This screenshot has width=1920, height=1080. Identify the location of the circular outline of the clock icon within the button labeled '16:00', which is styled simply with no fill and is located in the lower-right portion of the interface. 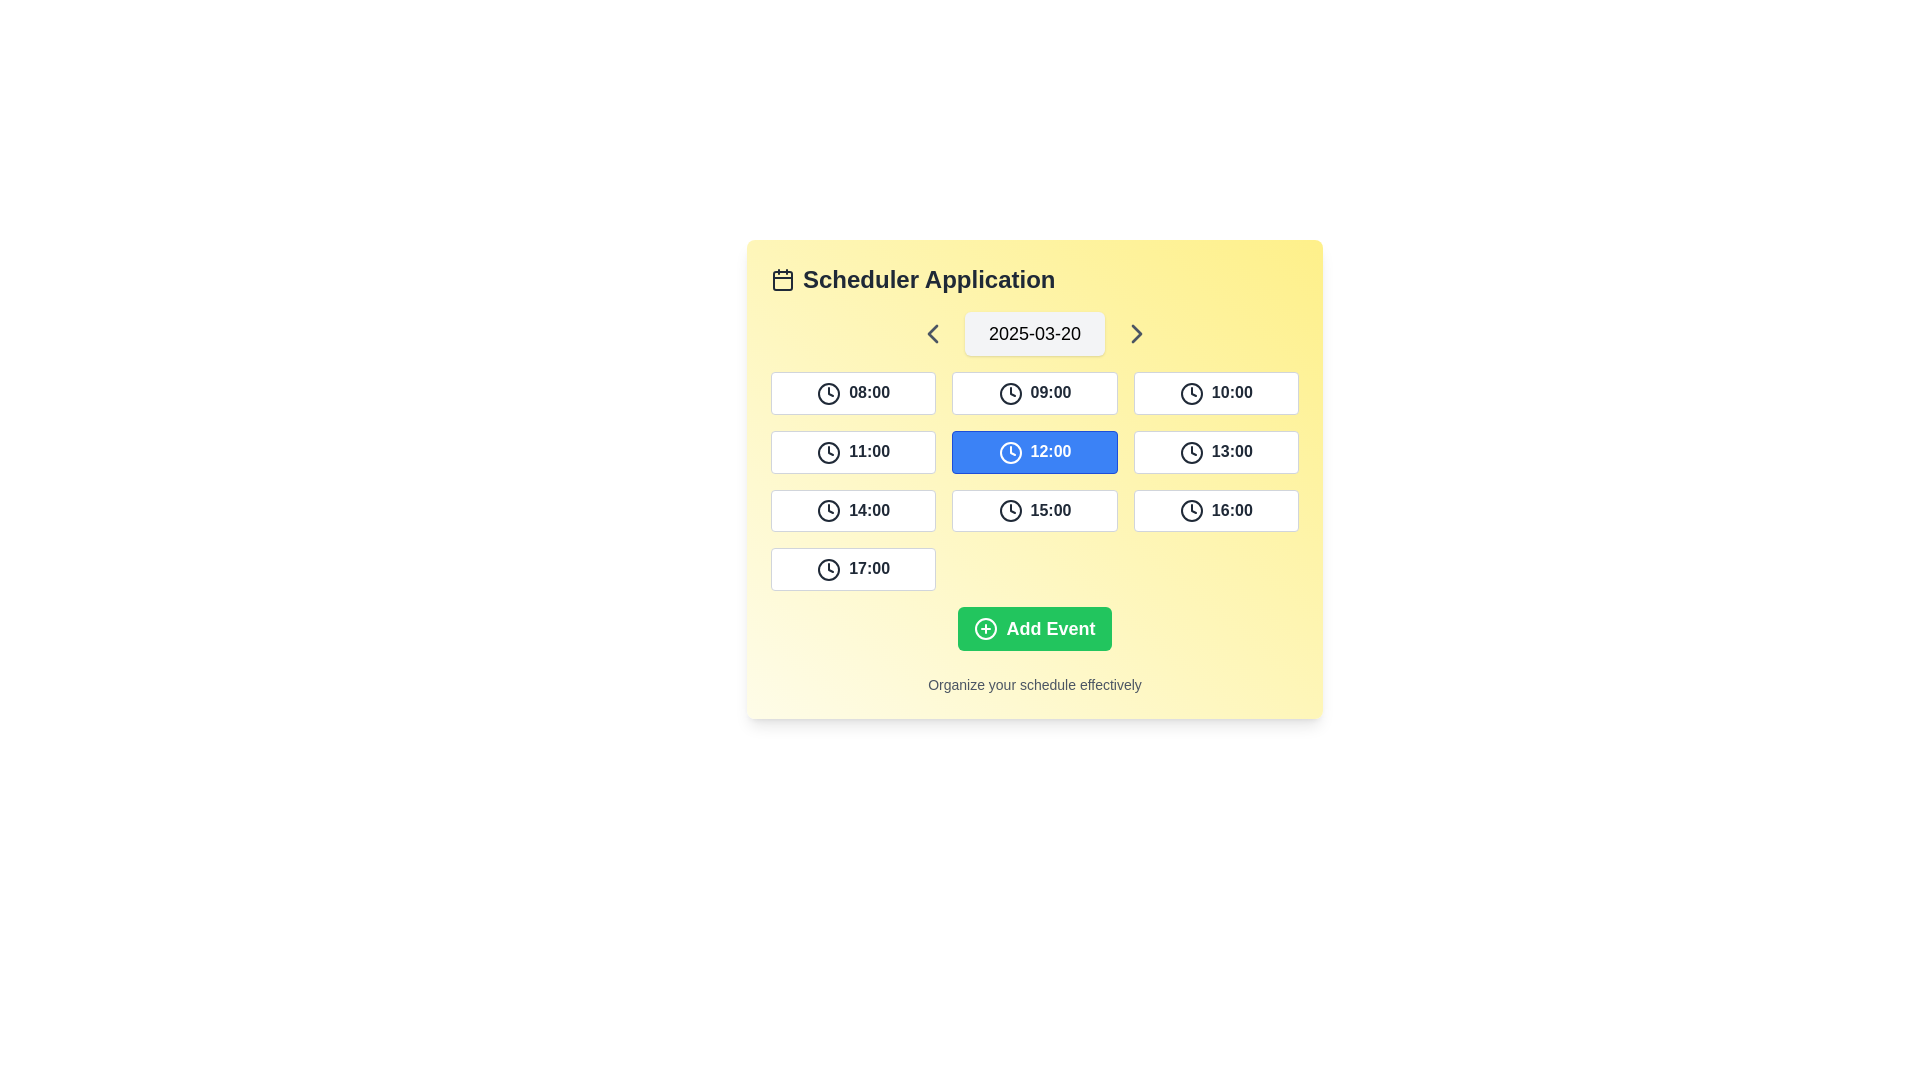
(1191, 510).